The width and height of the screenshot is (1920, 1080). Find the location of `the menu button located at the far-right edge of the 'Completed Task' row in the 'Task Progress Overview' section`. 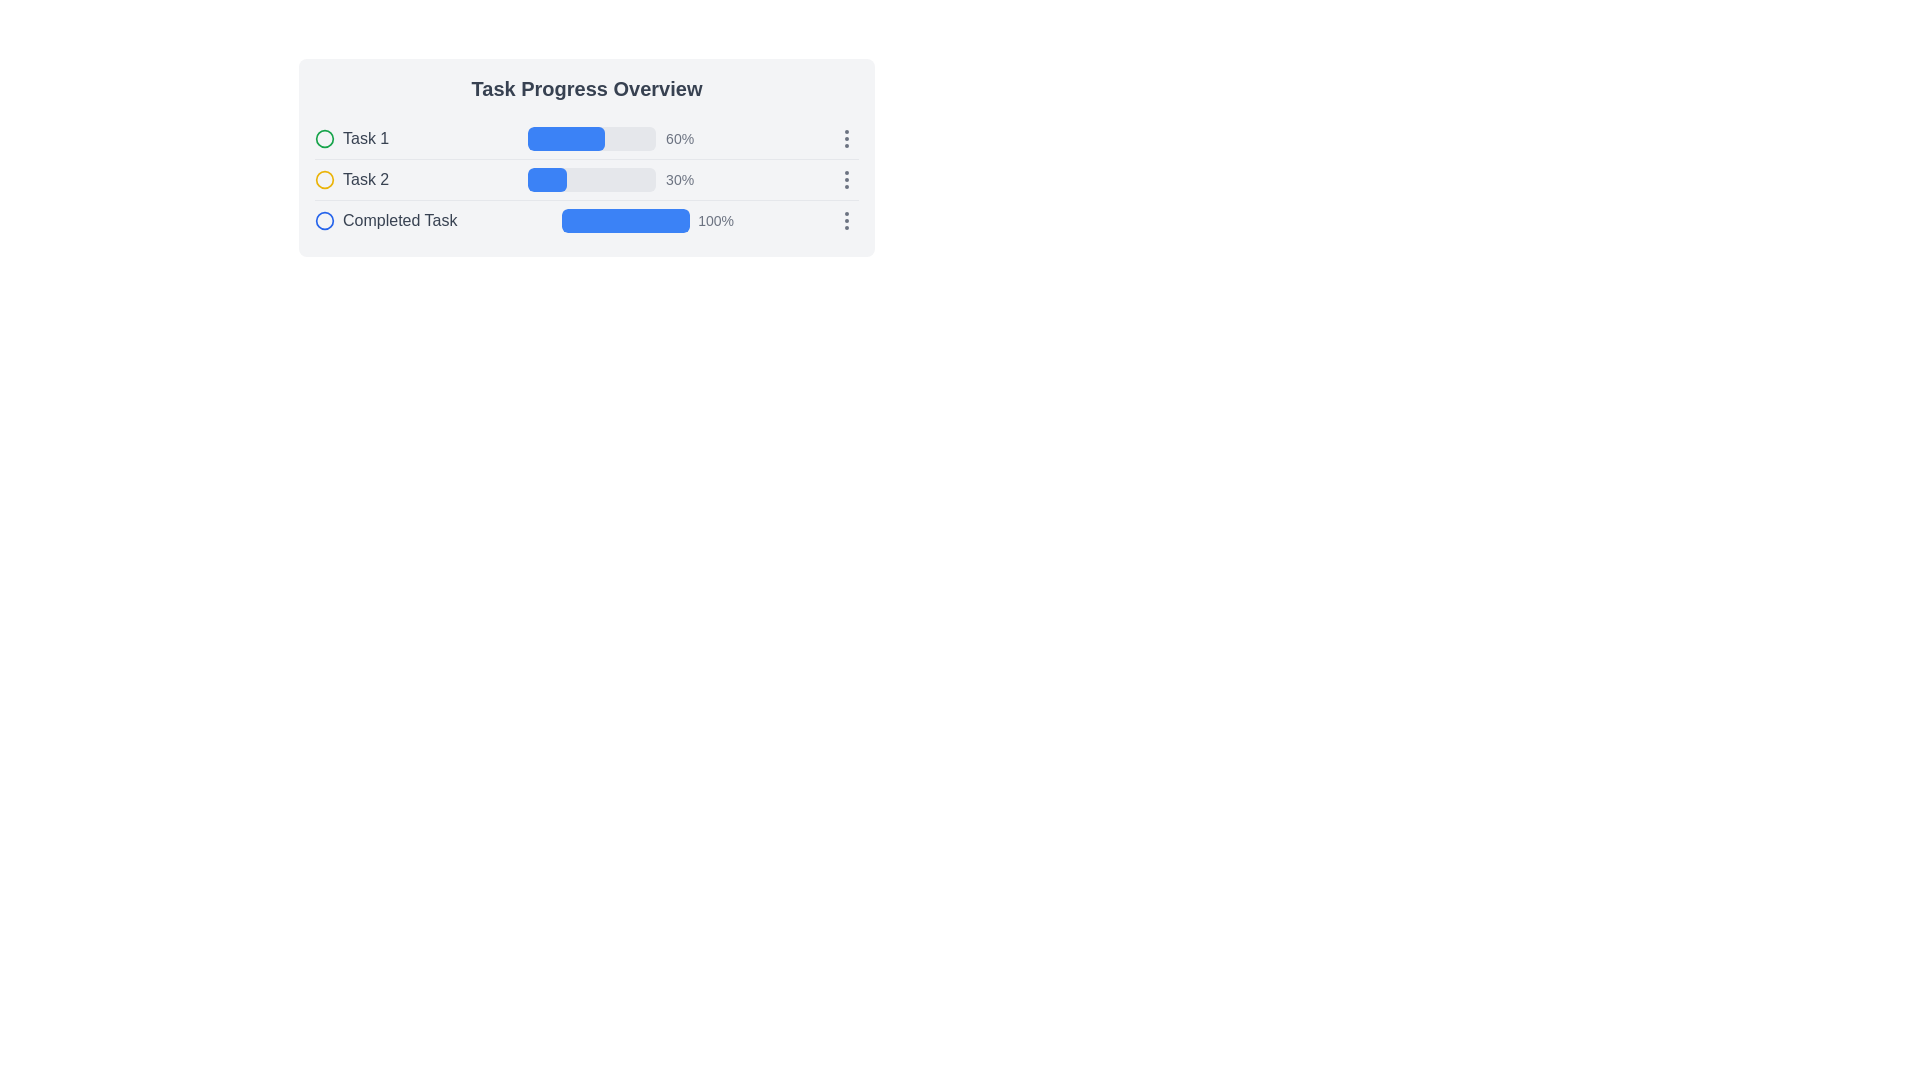

the menu button located at the far-right edge of the 'Completed Task' row in the 'Task Progress Overview' section is located at coordinates (846, 220).